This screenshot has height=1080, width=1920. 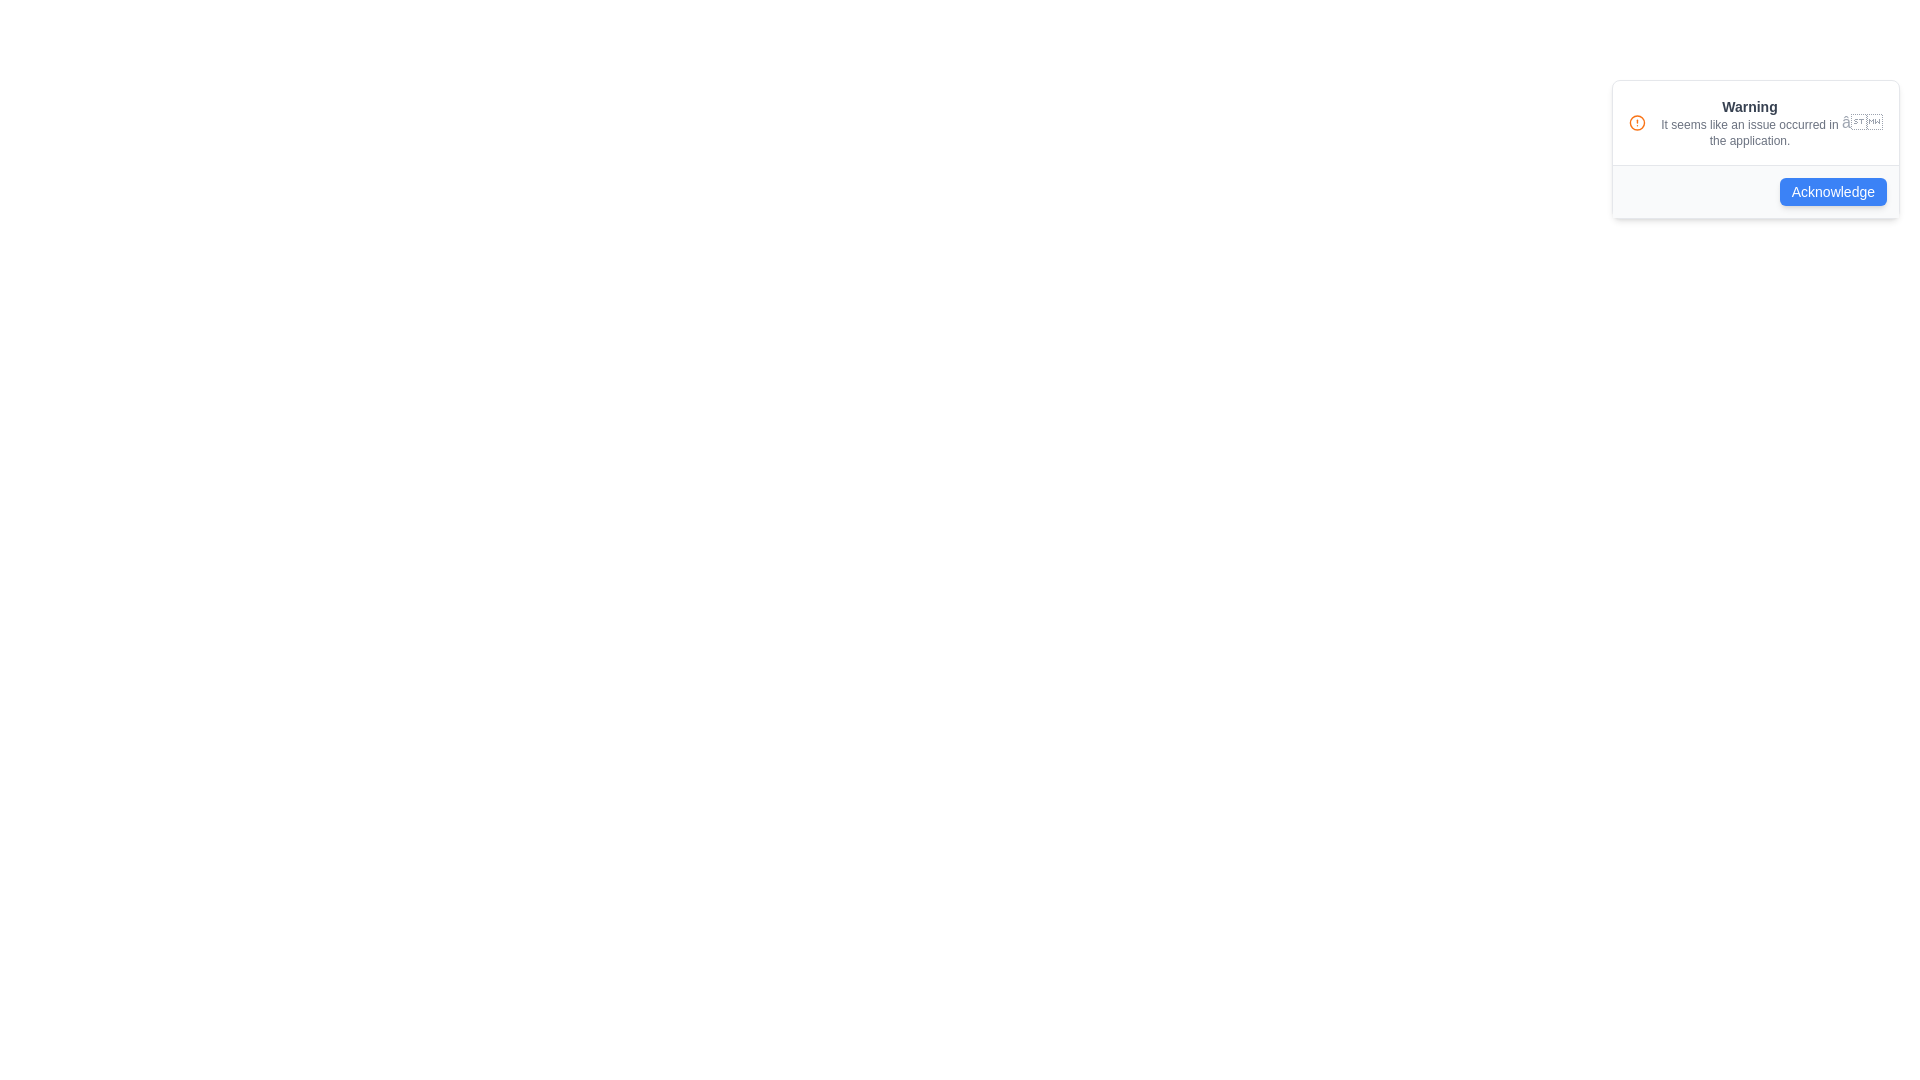 I want to click on the static text element located below the 'Warning' text in the notification panel, which provides additional context about the notification's purpose, so click(x=1749, y=132).